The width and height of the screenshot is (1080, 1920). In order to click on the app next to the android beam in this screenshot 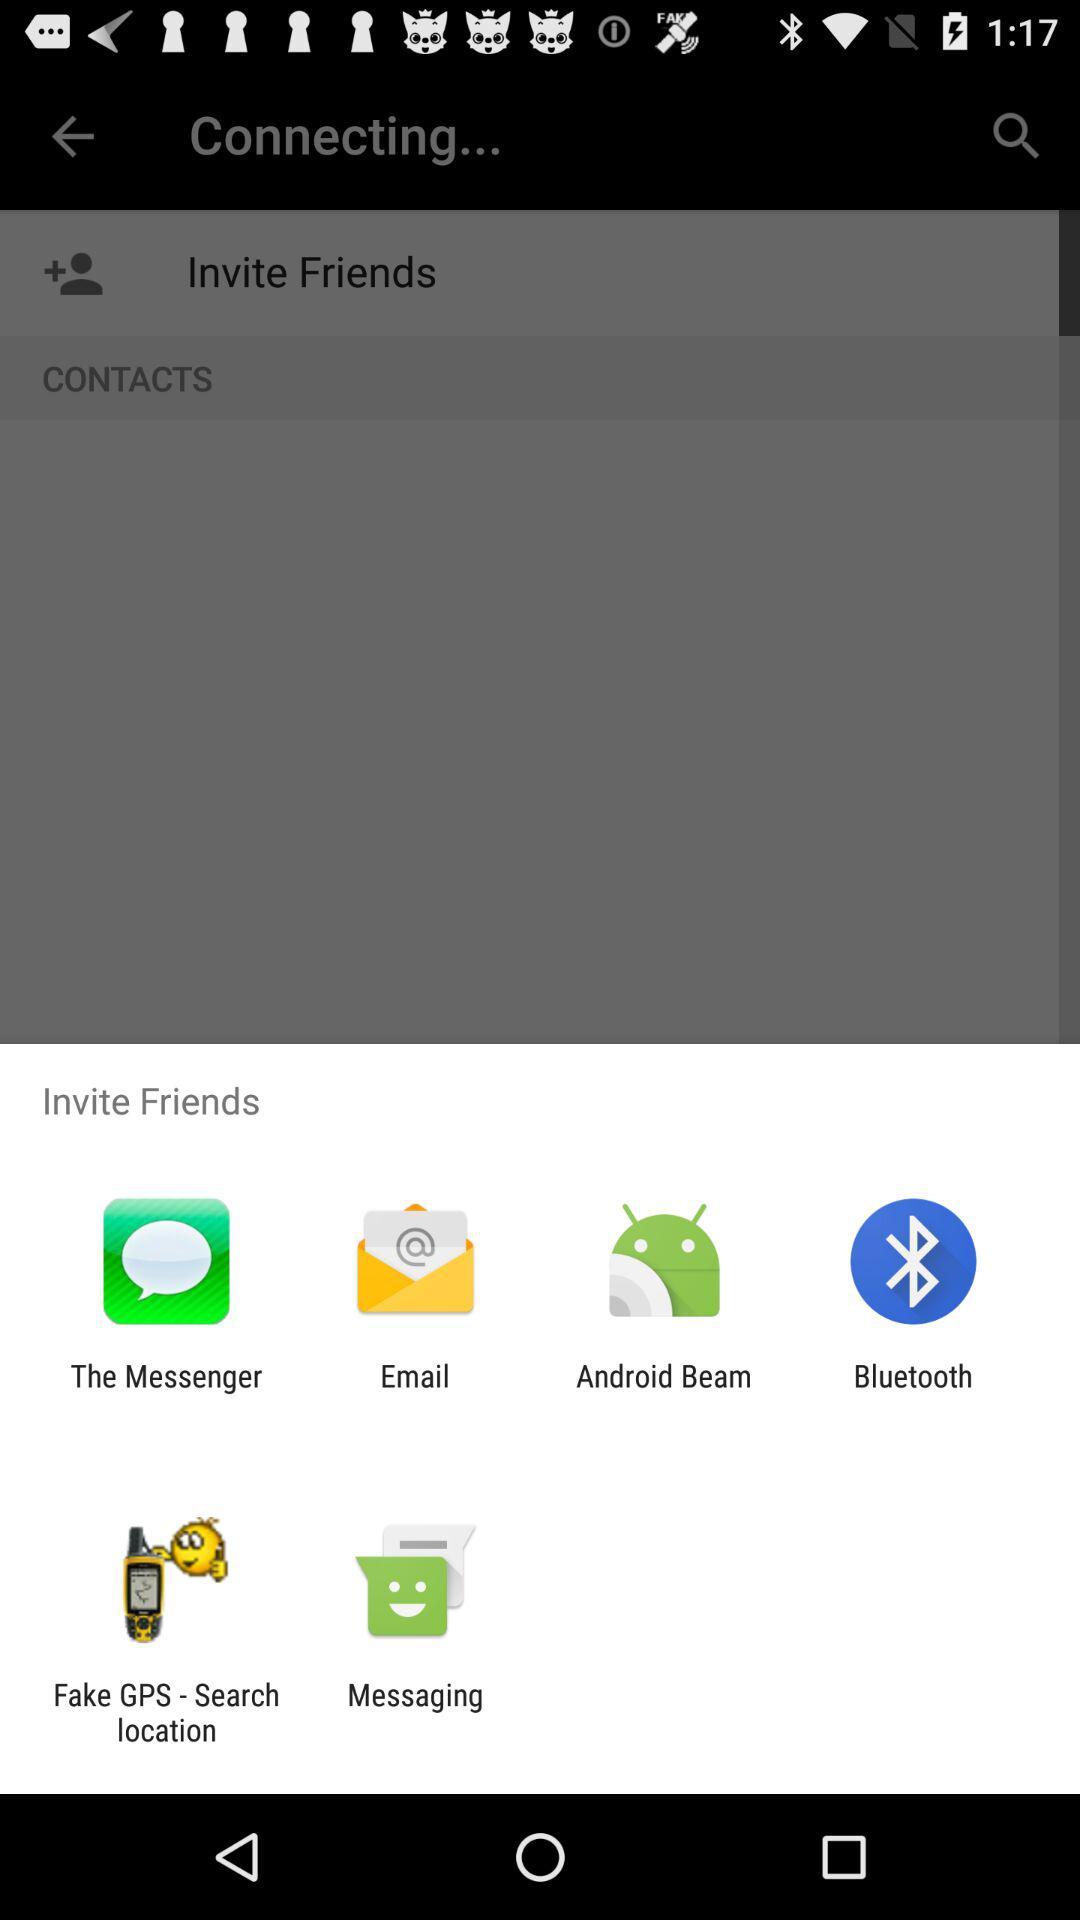, I will do `click(913, 1392)`.